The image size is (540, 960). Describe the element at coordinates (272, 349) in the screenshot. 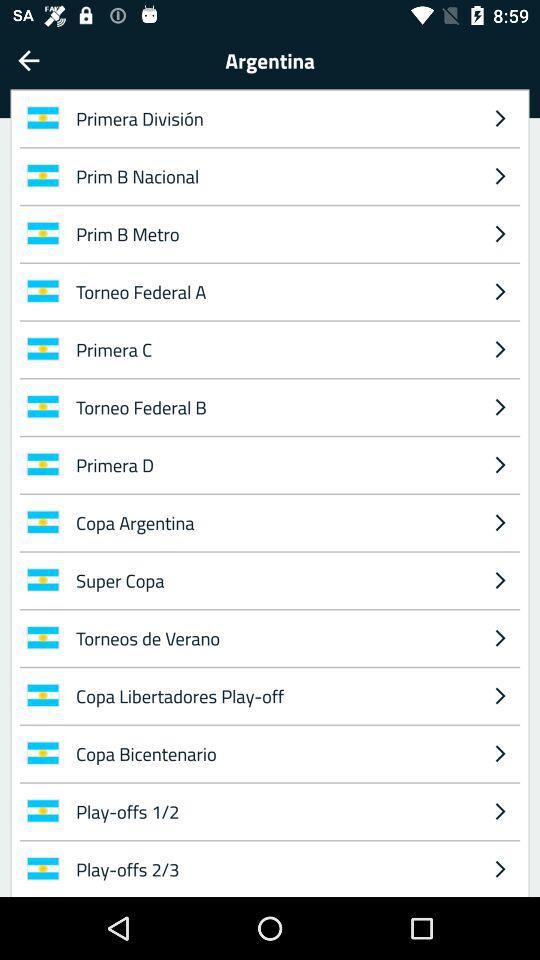

I see `primera c` at that location.